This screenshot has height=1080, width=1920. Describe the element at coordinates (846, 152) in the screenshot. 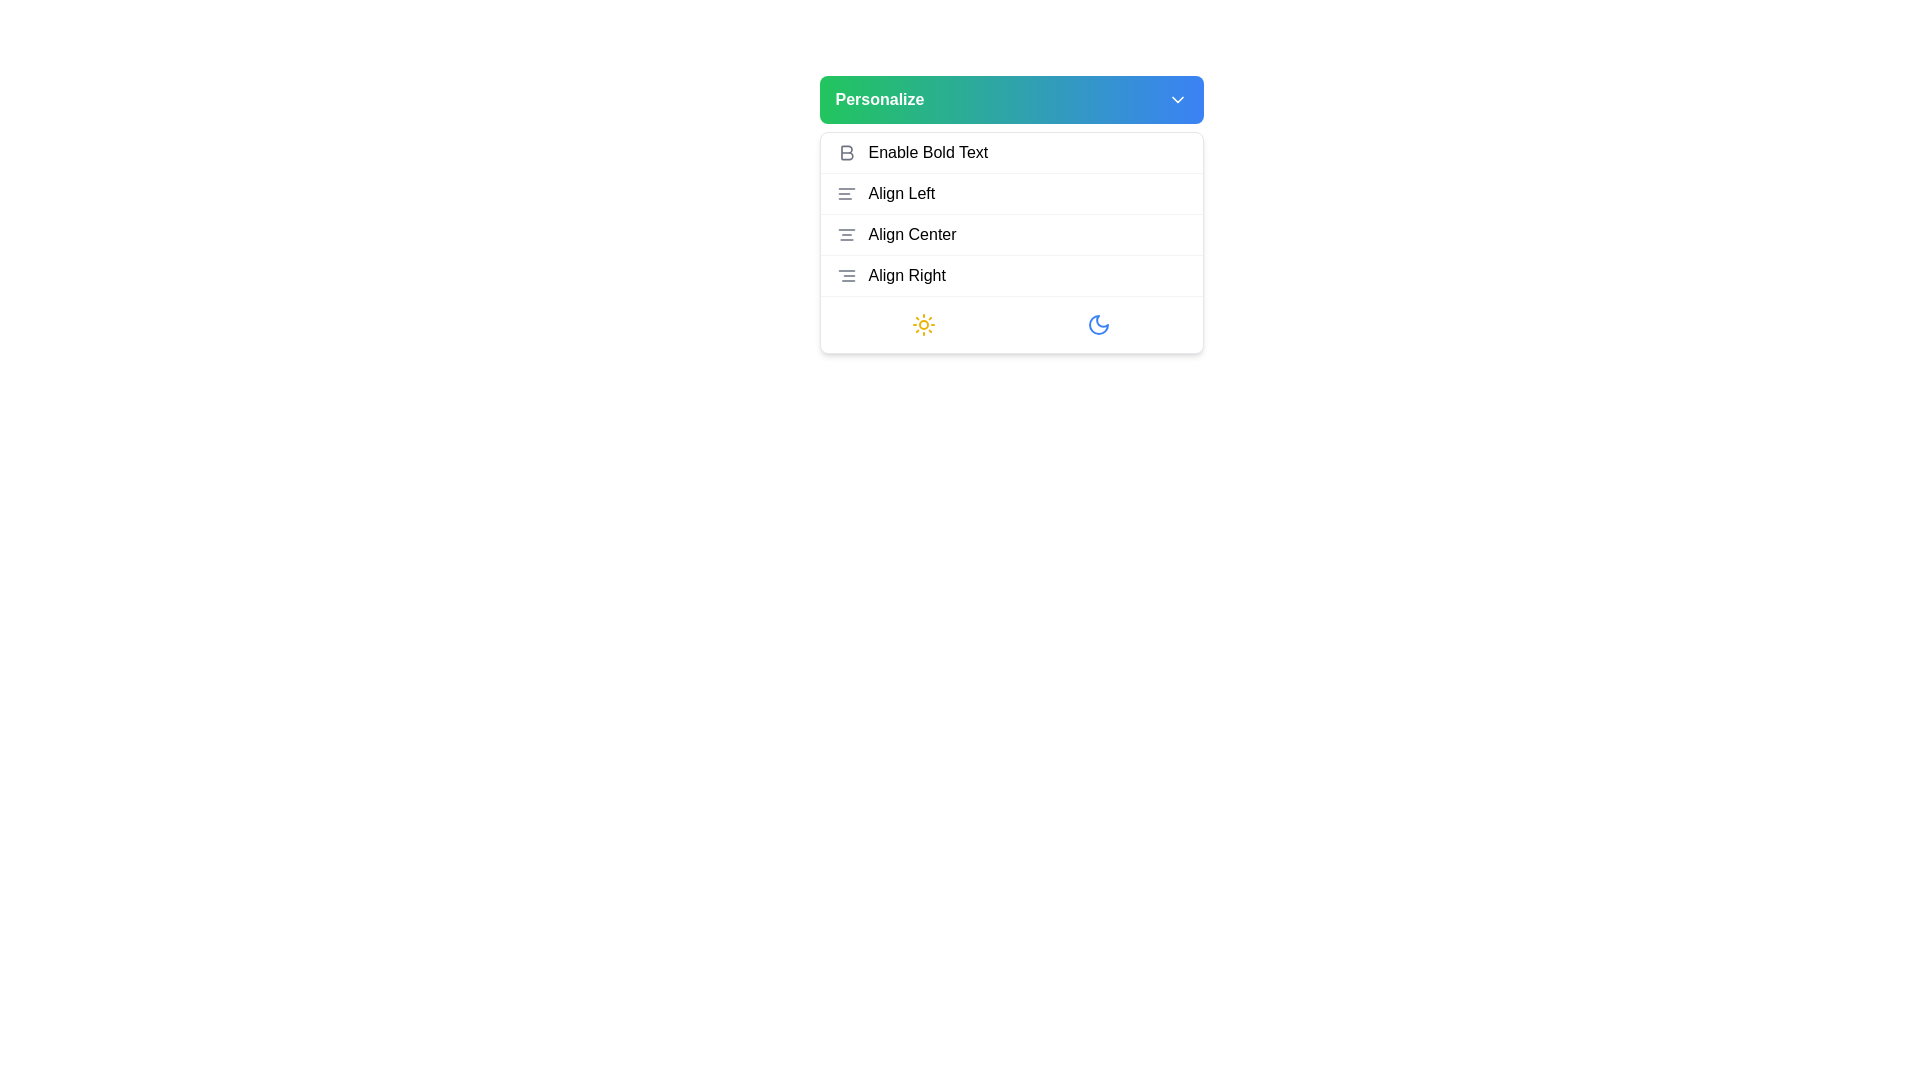

I see `the 'Enable Bold Text' icon located at the left side of the 'Enable Bold Text' menu option under the 'Personalize' dropdown` at that location.